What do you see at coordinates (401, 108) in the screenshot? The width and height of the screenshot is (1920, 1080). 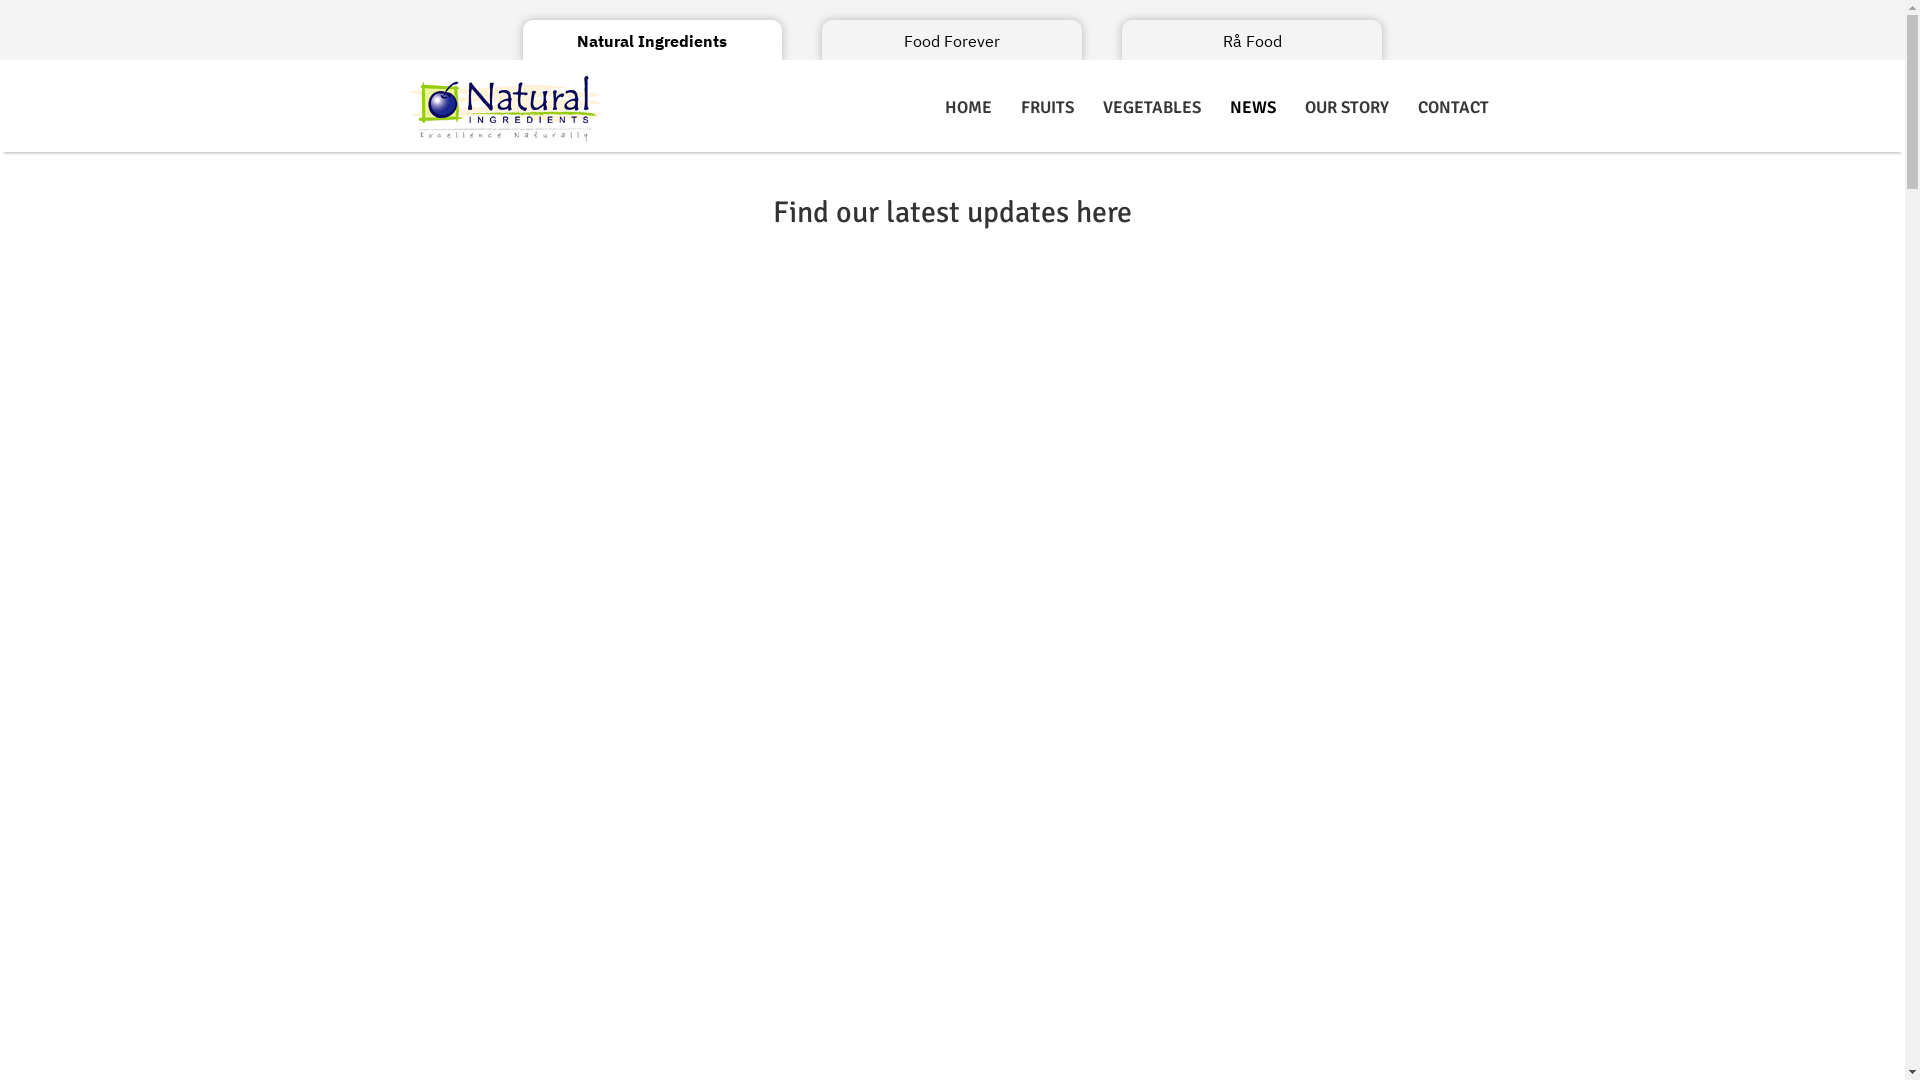 I see `'Natural Ingredient oldlogo small'` at bounding box center [401, 108].